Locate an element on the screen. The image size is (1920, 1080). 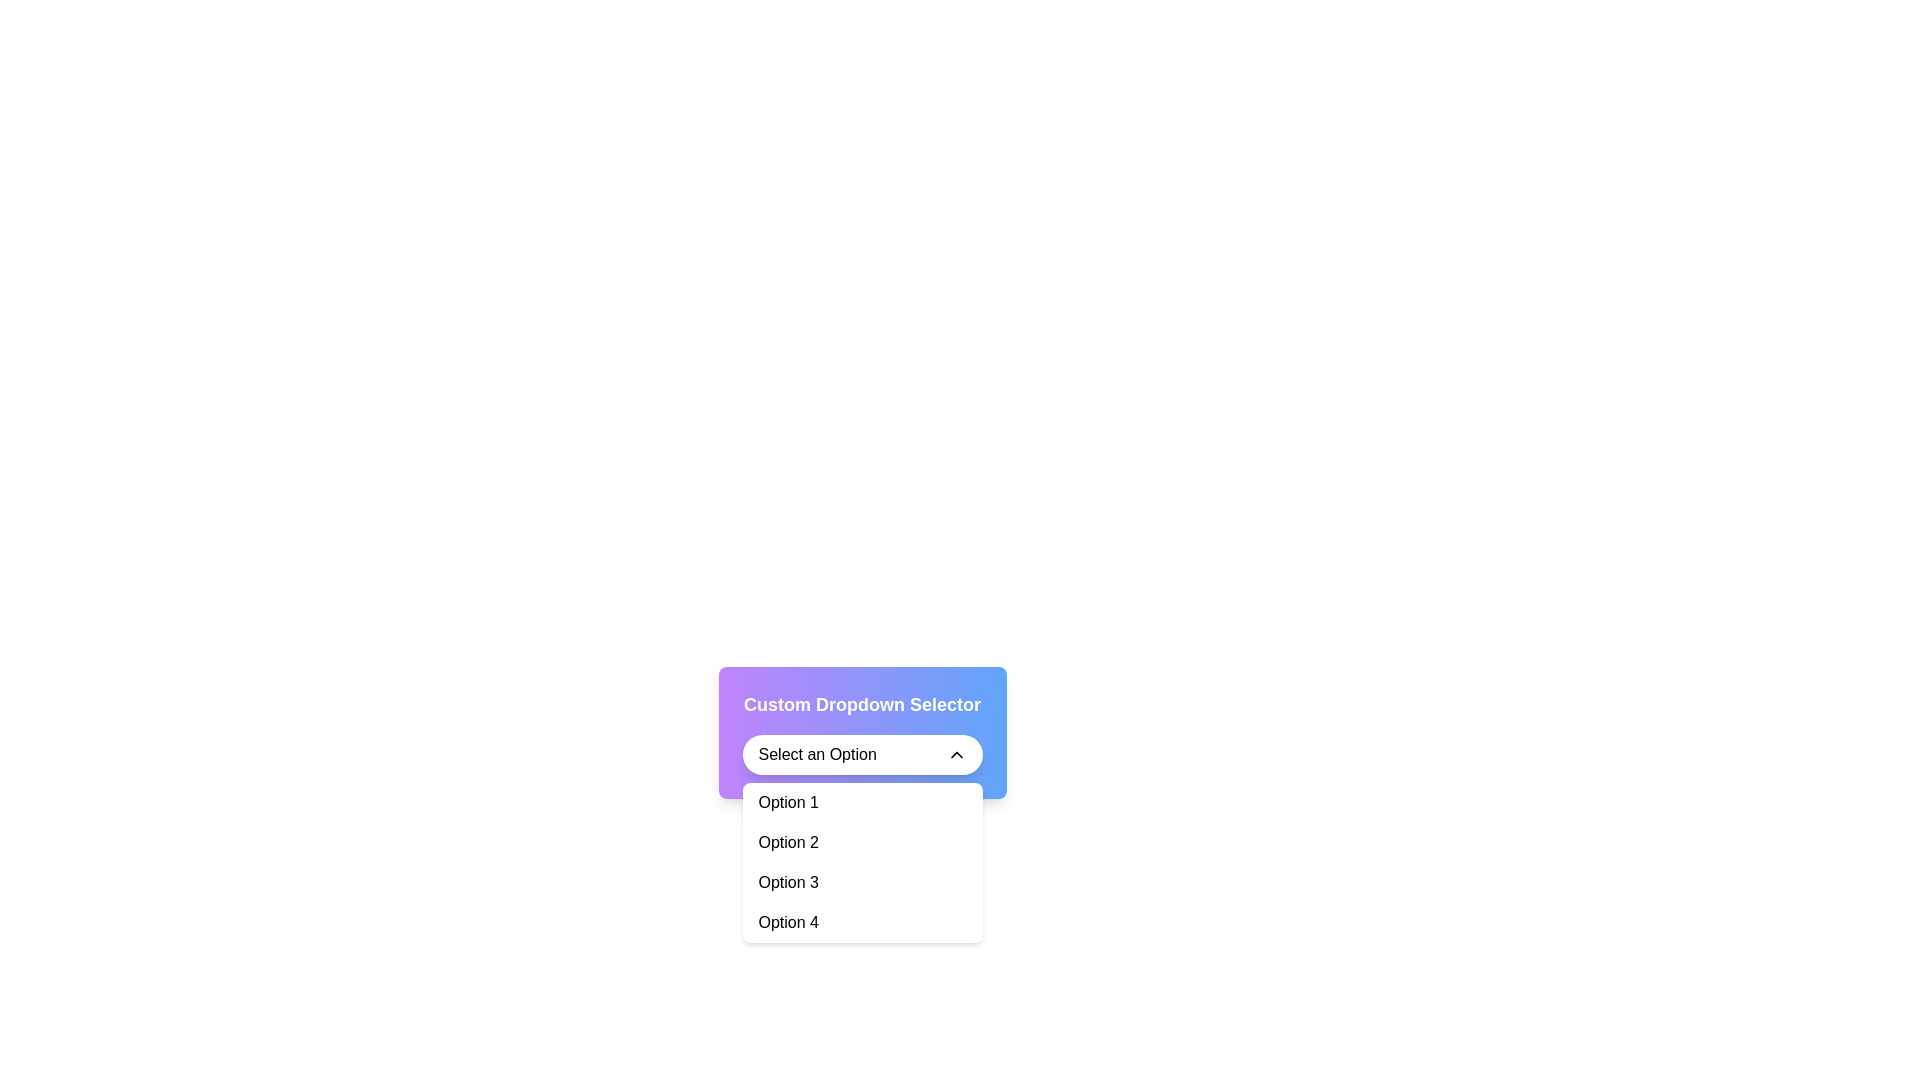
the text label displaying 'Select an Option' within the 'Custom Dropdown Selector' button, which is styled with a white background and rounded corners is located at coordinates (817, 755).